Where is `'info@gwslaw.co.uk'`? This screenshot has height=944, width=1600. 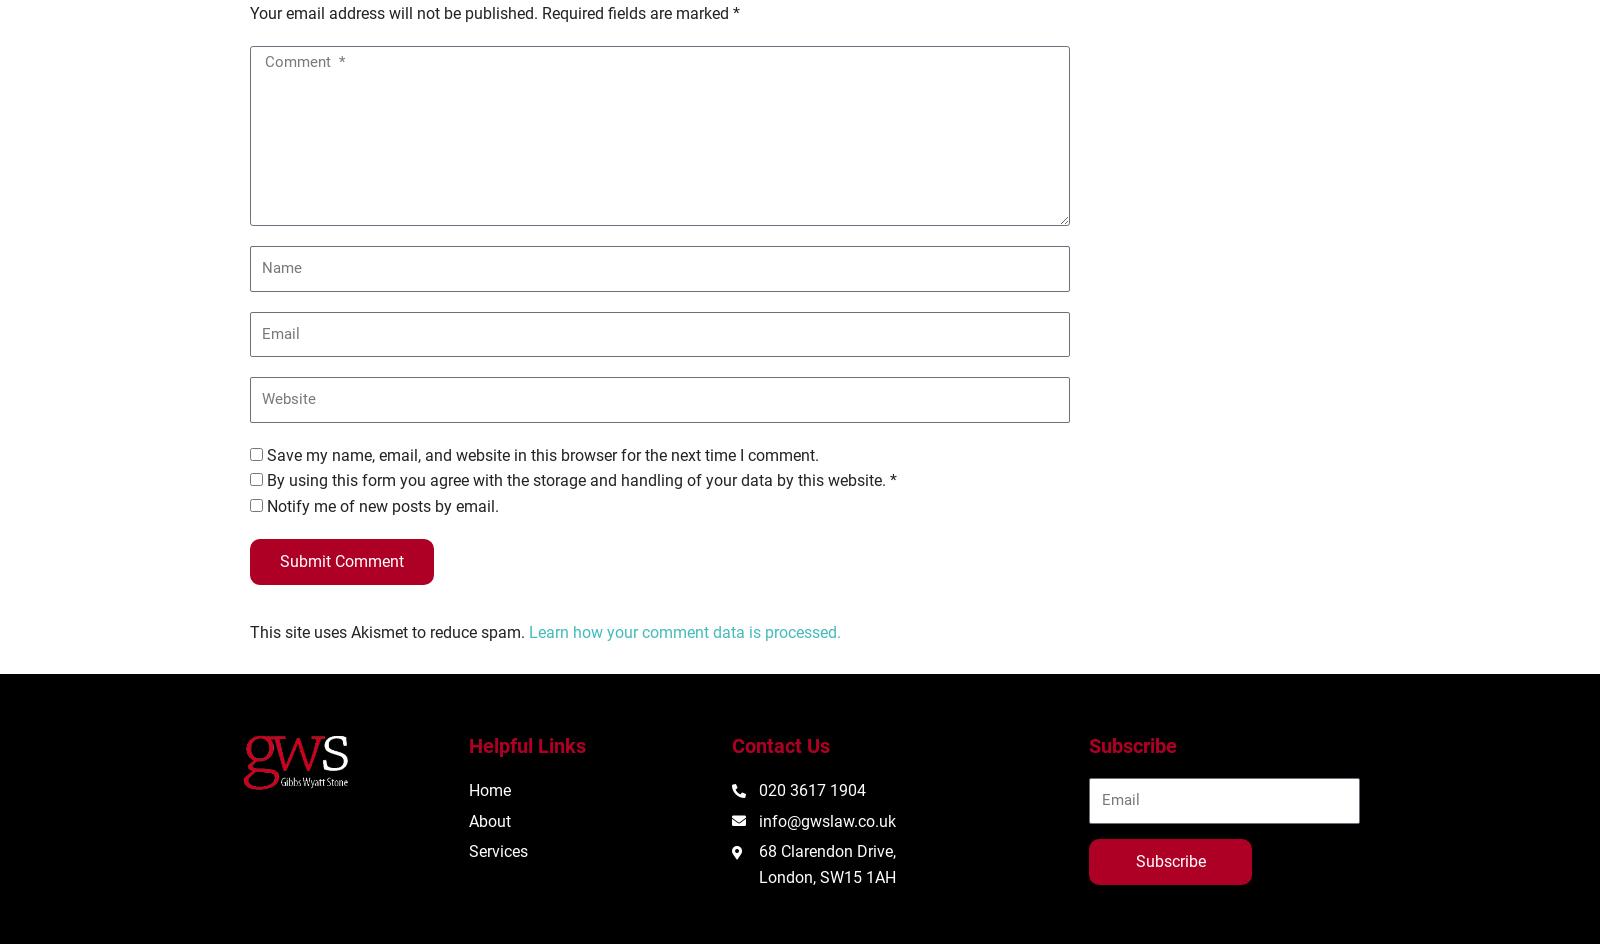
'info@gwslaw.co.uk' is located at coordinates (826, 819).